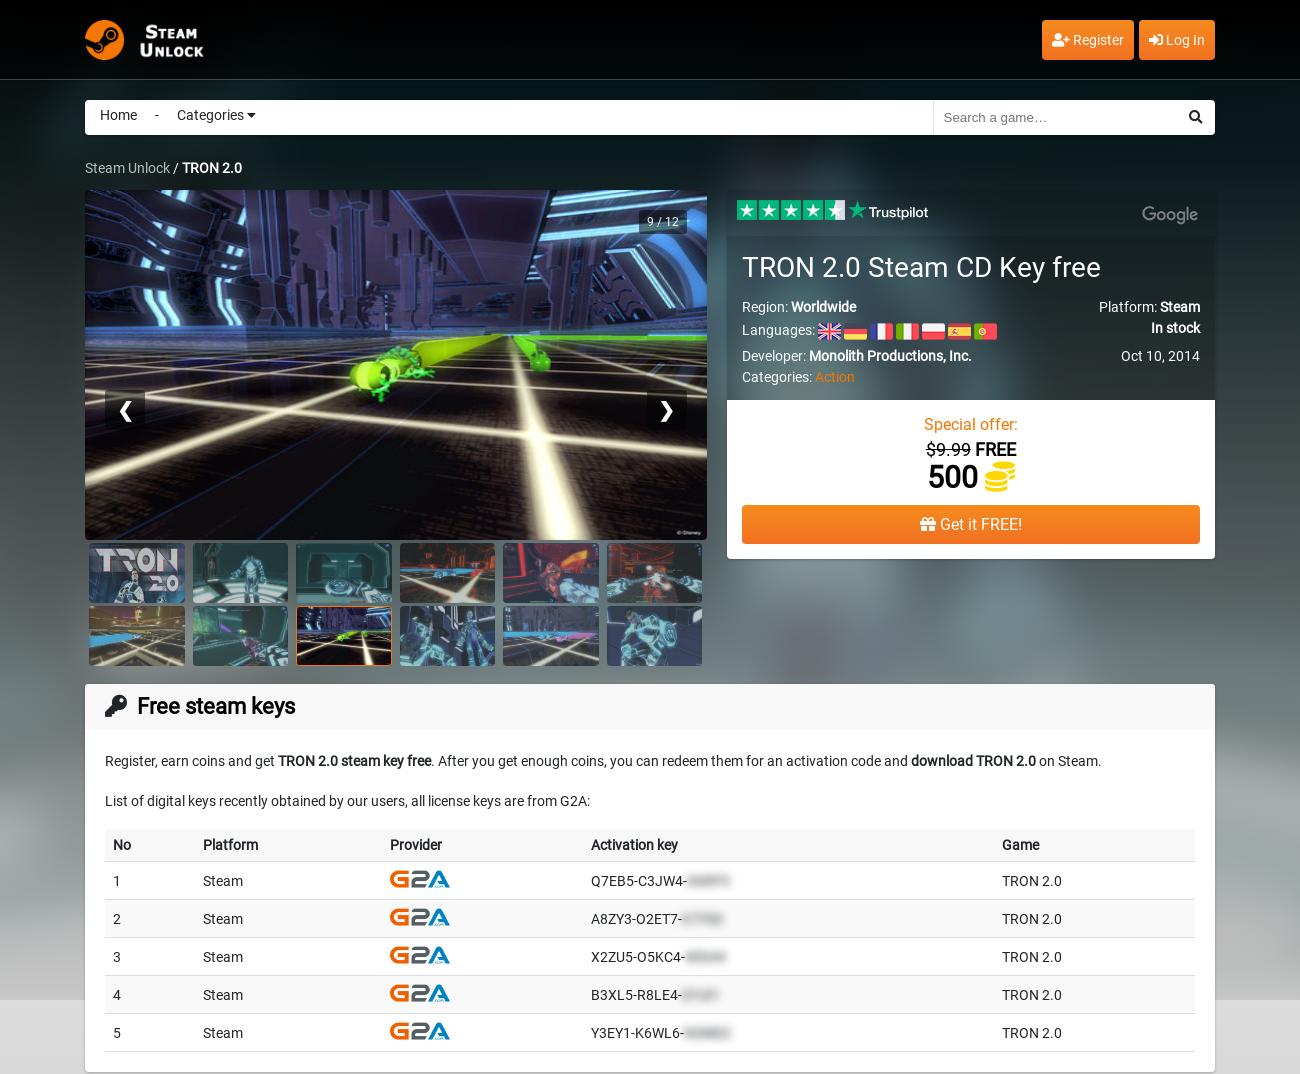 The width and height of the screenshot is (1300, 1074). What do you see at coordinates (707, 879) in the screenshot?
I see `'X6RP3'` at bounding box center [707, 879].